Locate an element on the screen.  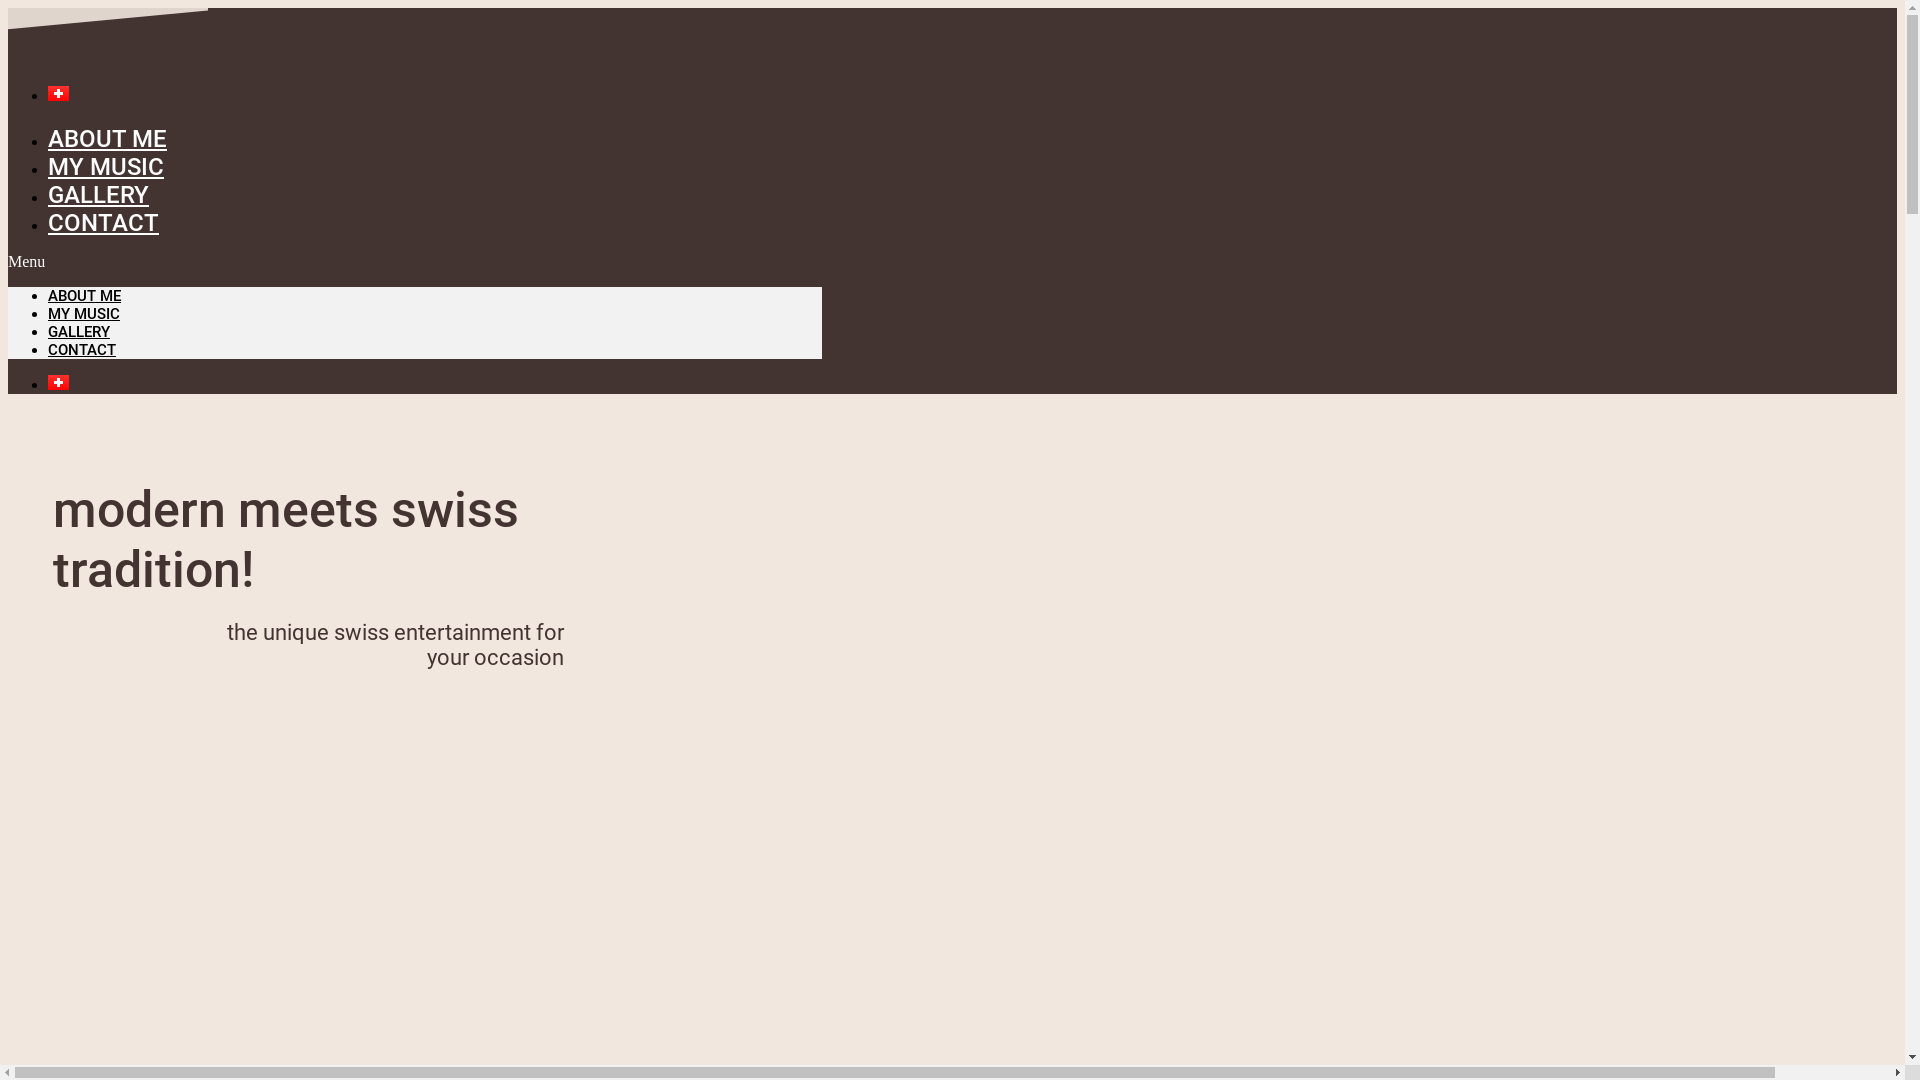
'CONTACT' is located at coordinates (102, 223).